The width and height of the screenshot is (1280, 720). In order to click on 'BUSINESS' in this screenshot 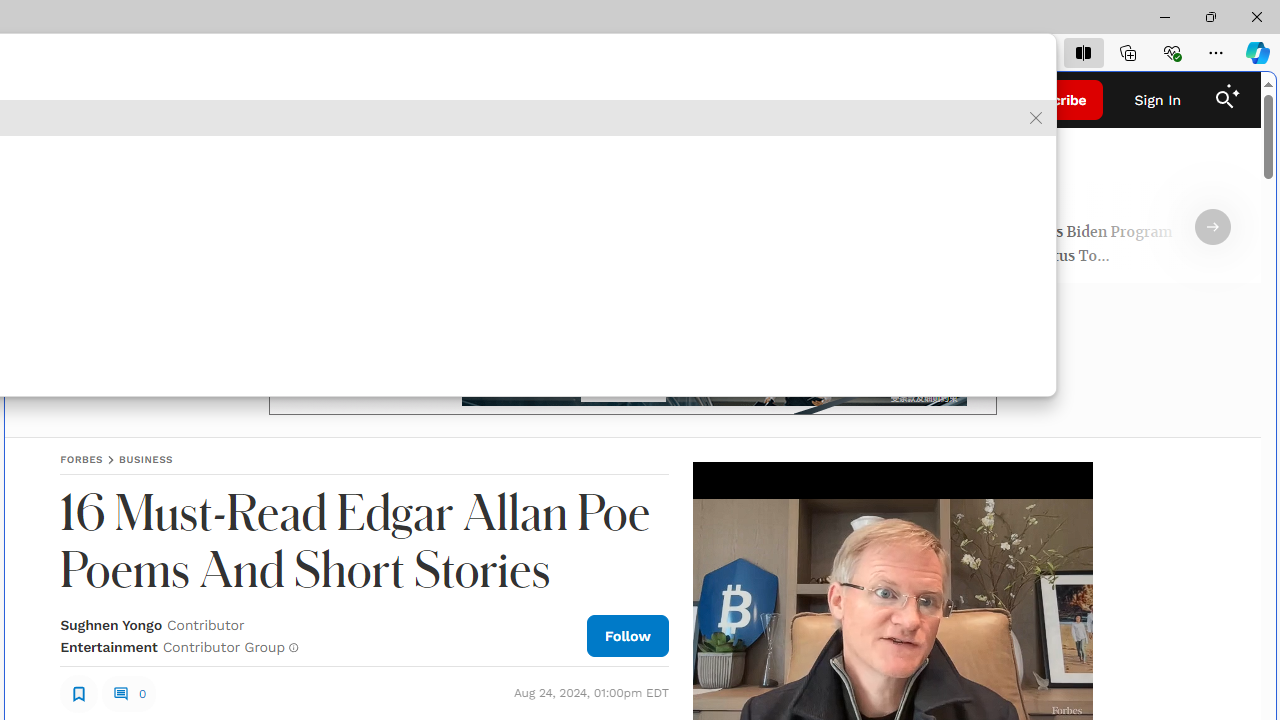, I will do `click(144, 459)`.